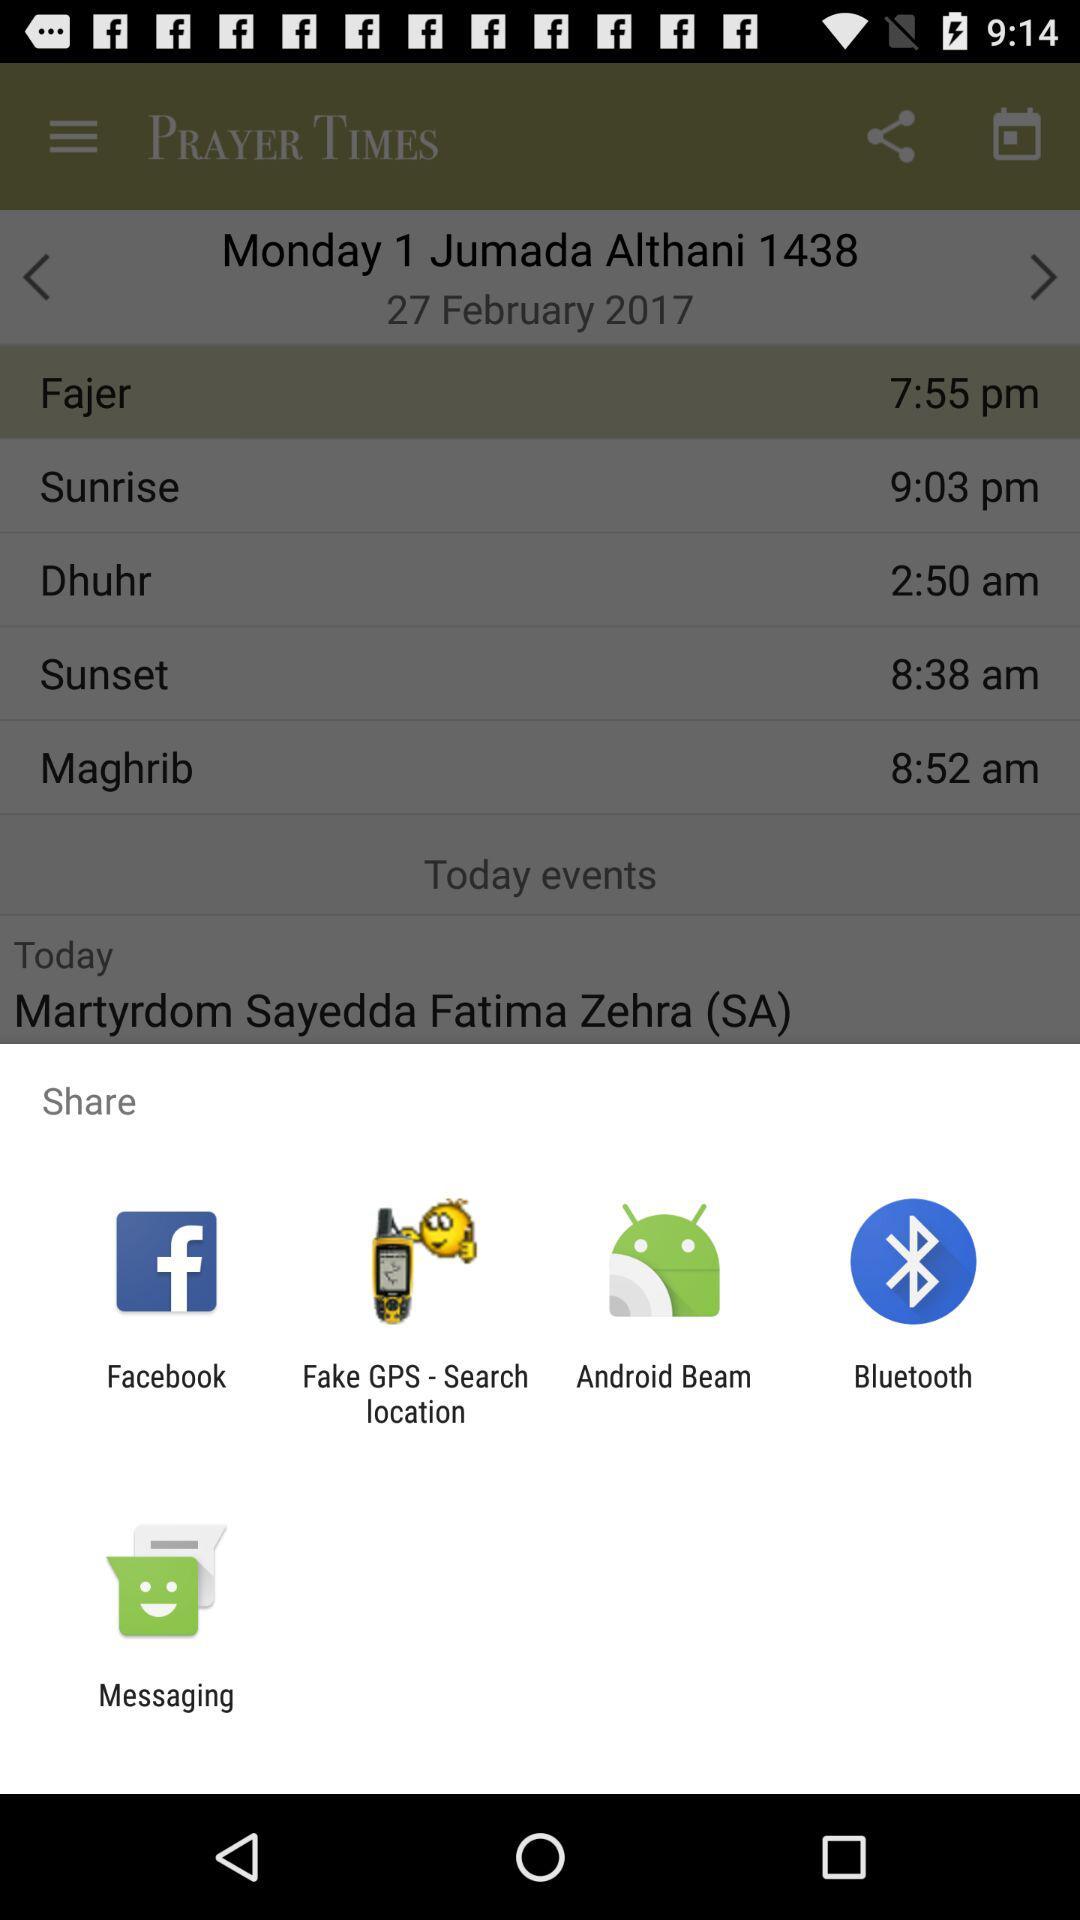 The width and height of the screenshot is (1080, 1920). I want to click on item to the left of bluetooth, so click(664, 1392).